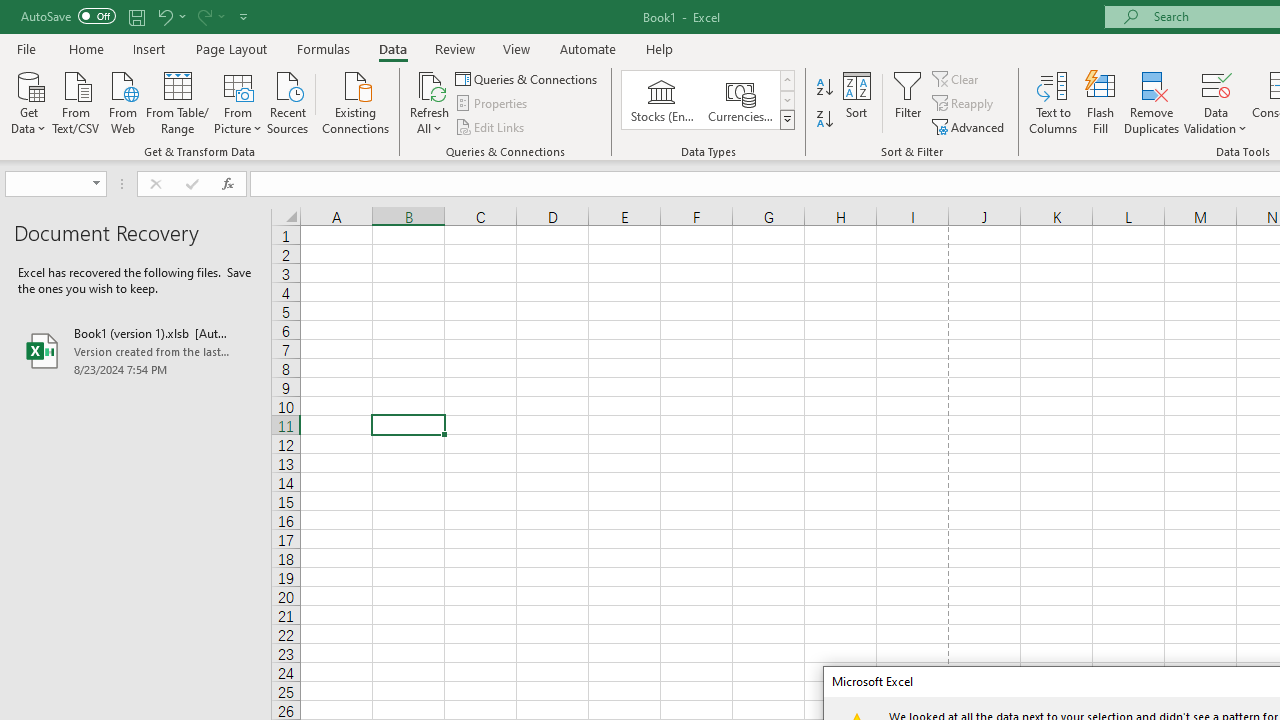  What do you see at coordinates (824, 119) in the screenshot?
I see `'Sort Z to A'` at bounding box center [824, 119].